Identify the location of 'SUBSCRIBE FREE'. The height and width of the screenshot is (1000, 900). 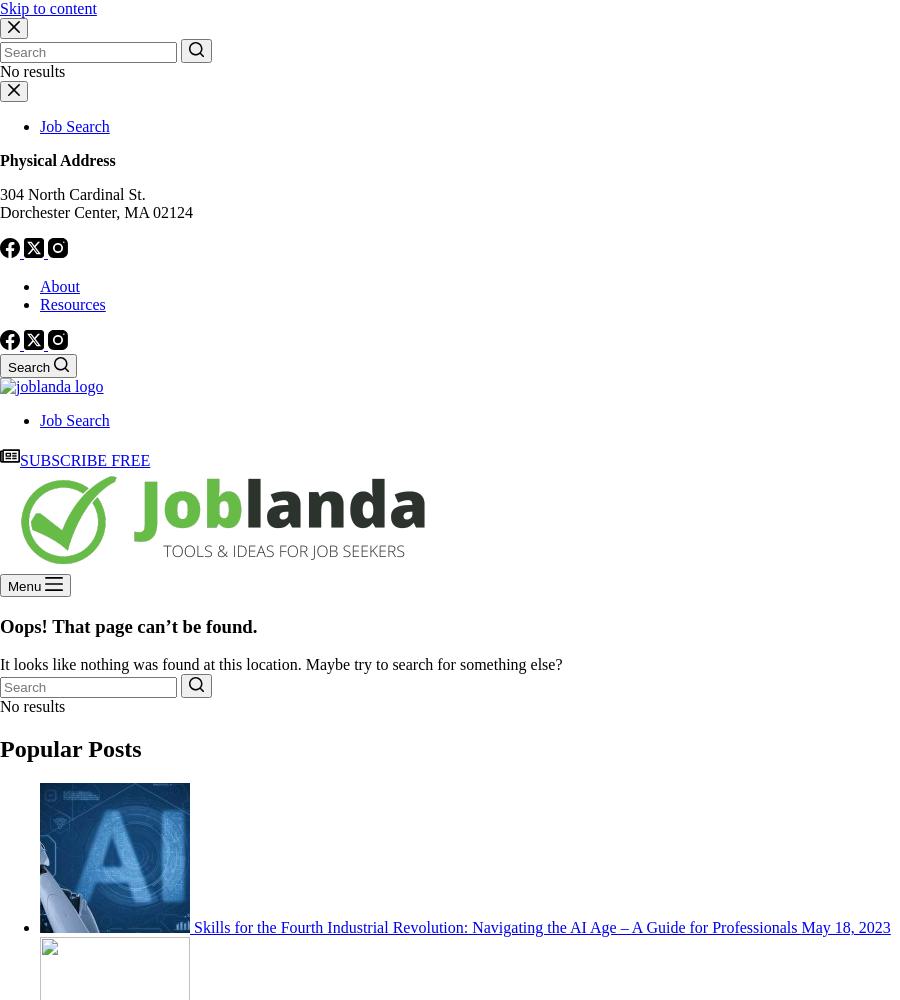
(83, 459).